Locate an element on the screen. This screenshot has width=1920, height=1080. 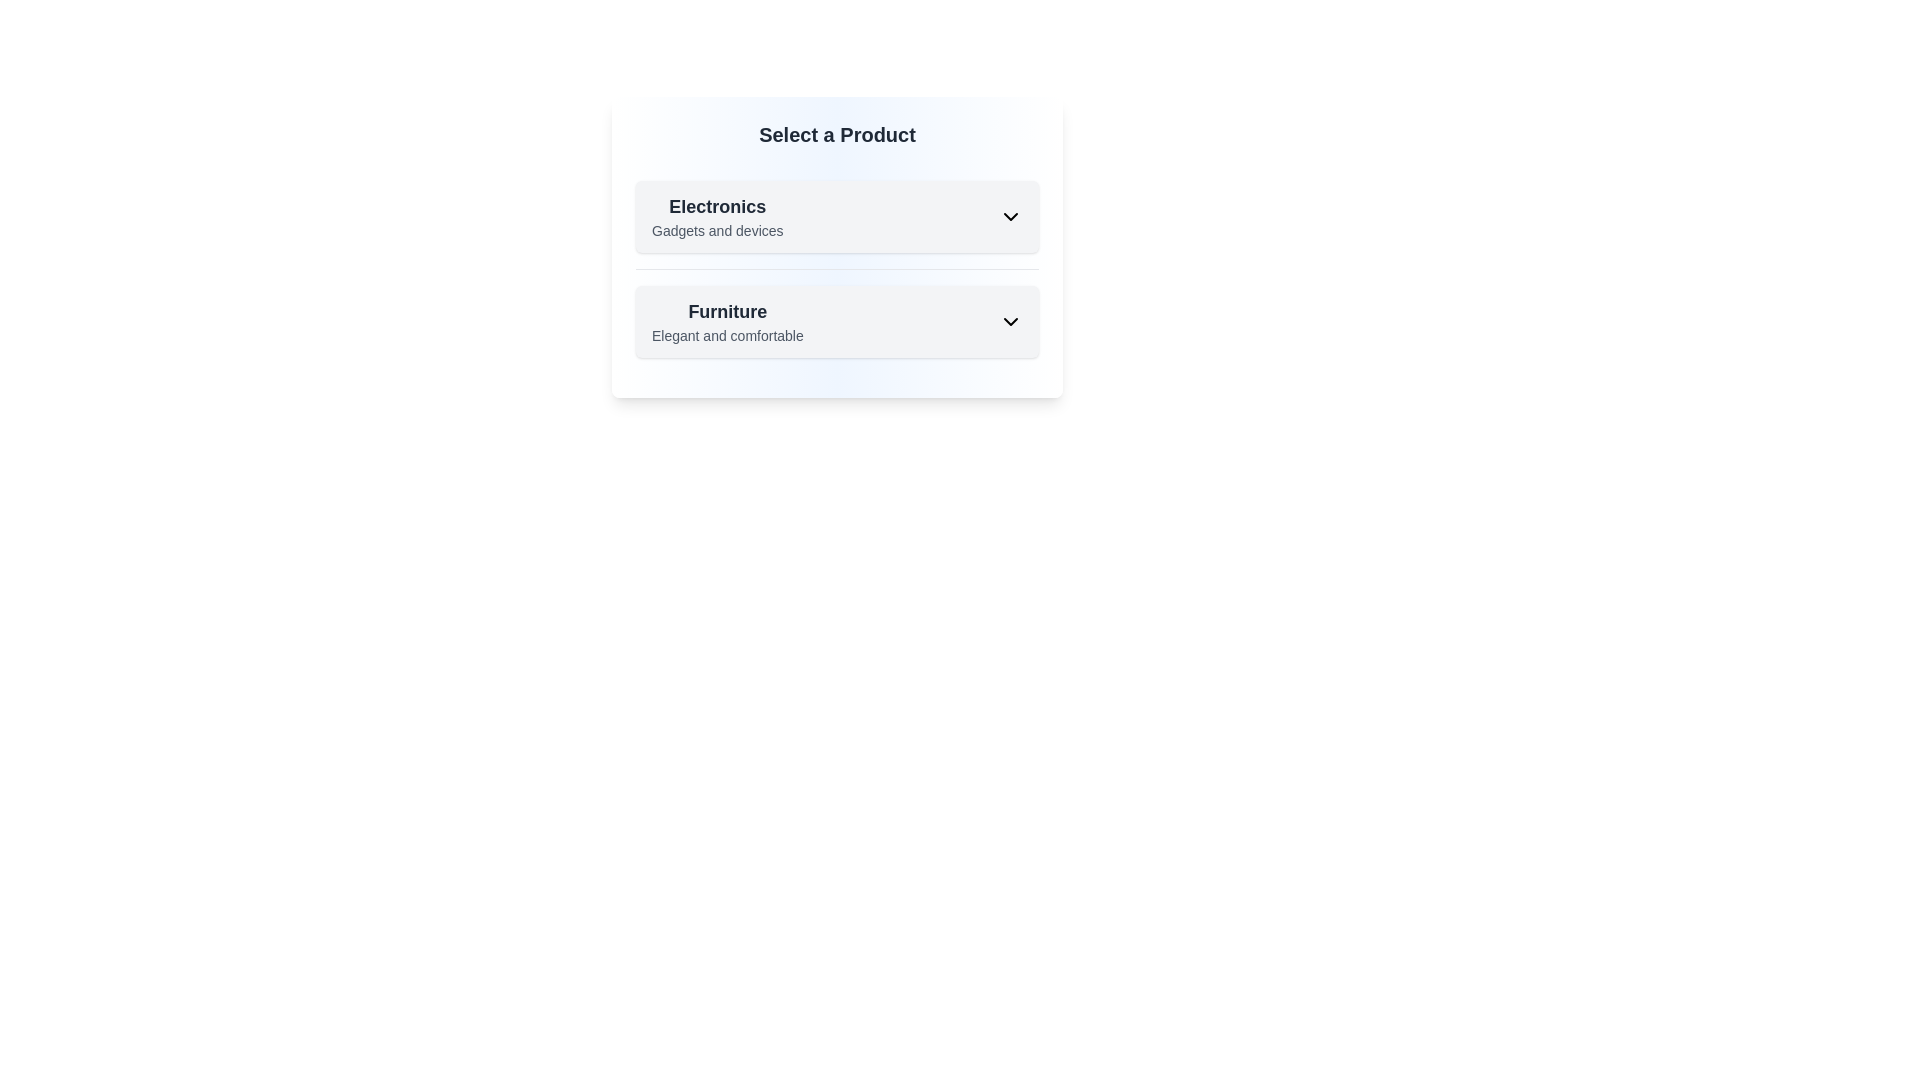
the header text label in the 'Select a Product' section, which indicates the category it represents, positioned above 'Gadgets and devices' is located at coordinates (717, 207).